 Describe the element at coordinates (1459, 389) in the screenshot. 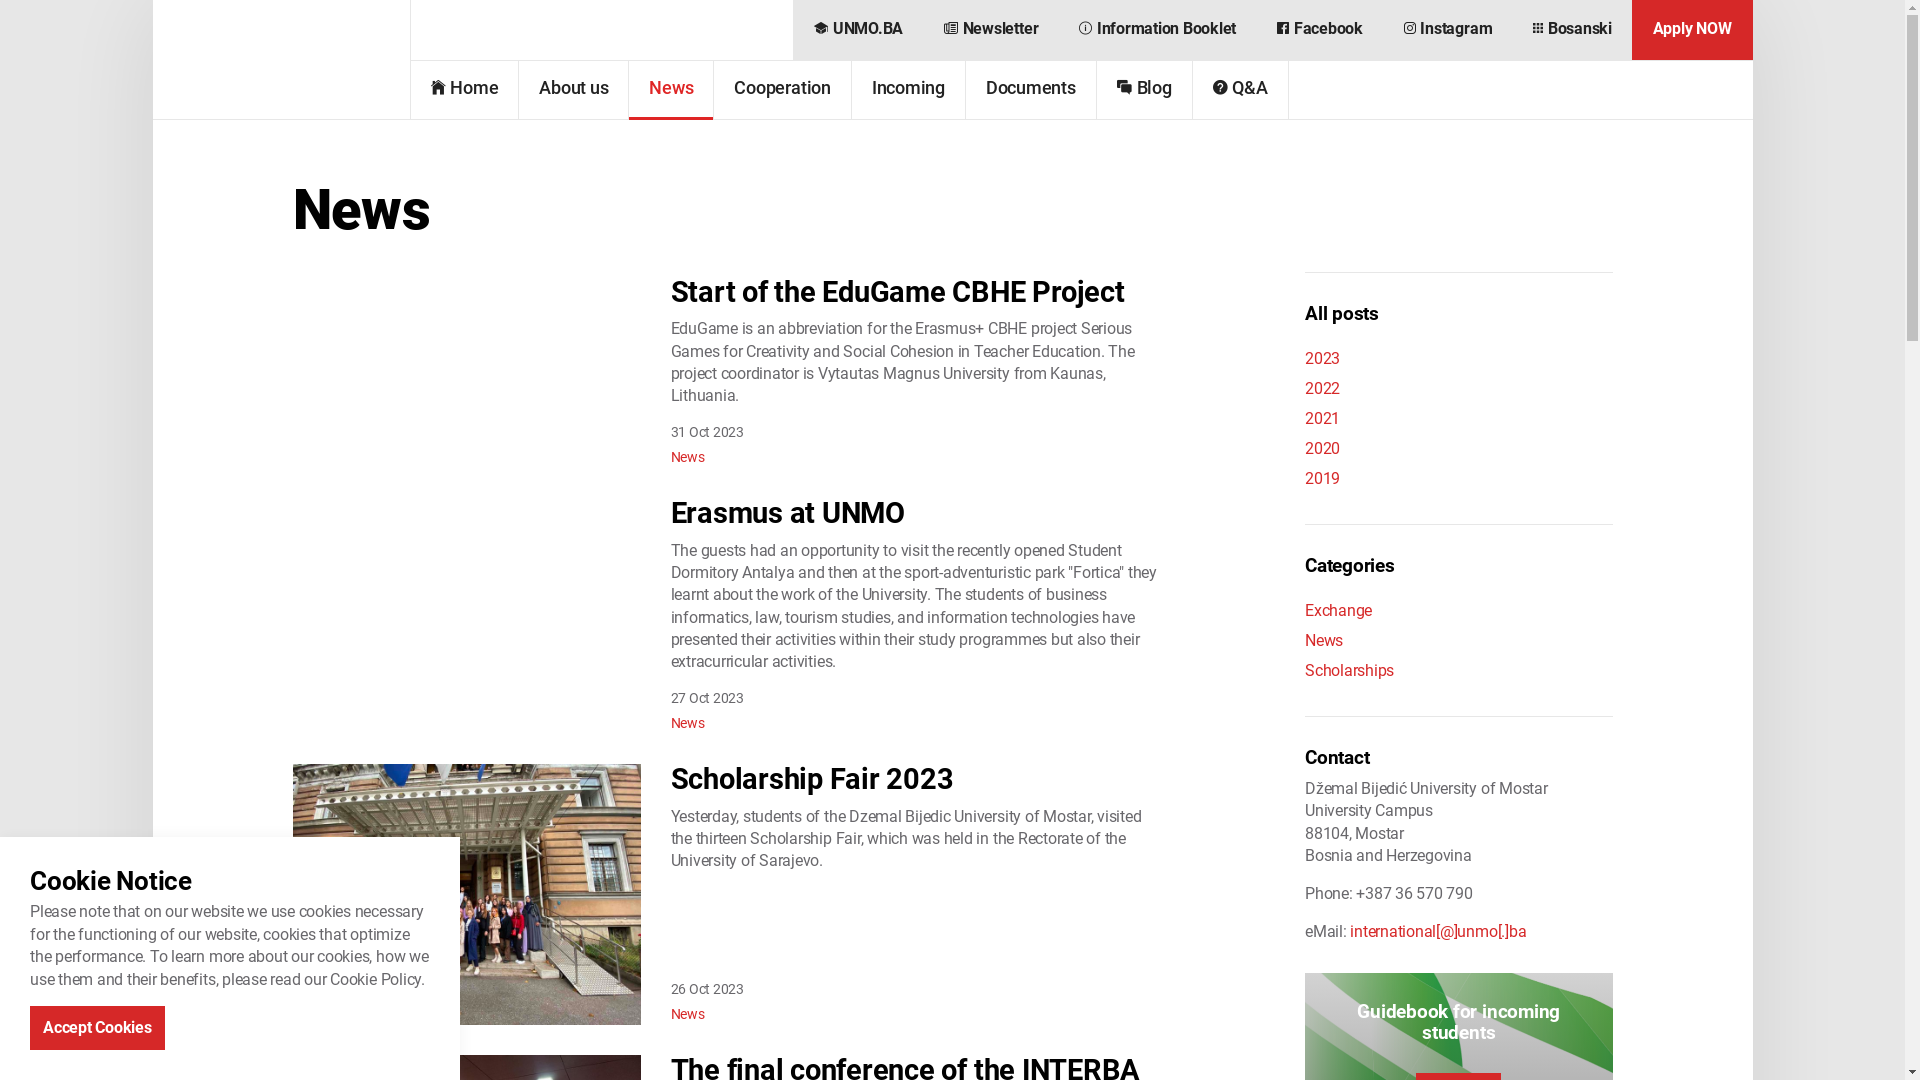

I see `'2022'` at that location.